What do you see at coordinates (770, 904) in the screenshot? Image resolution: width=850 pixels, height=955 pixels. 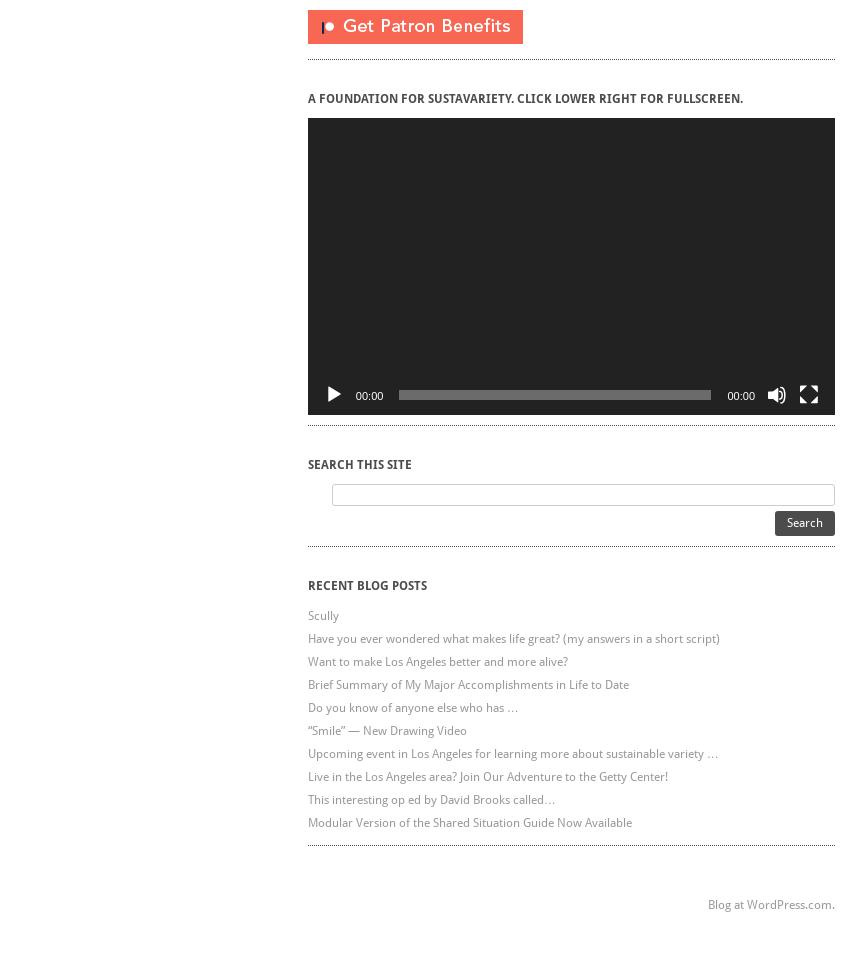 I see `'Blog at WordPress.com.'` at bounding box center [770, 904].